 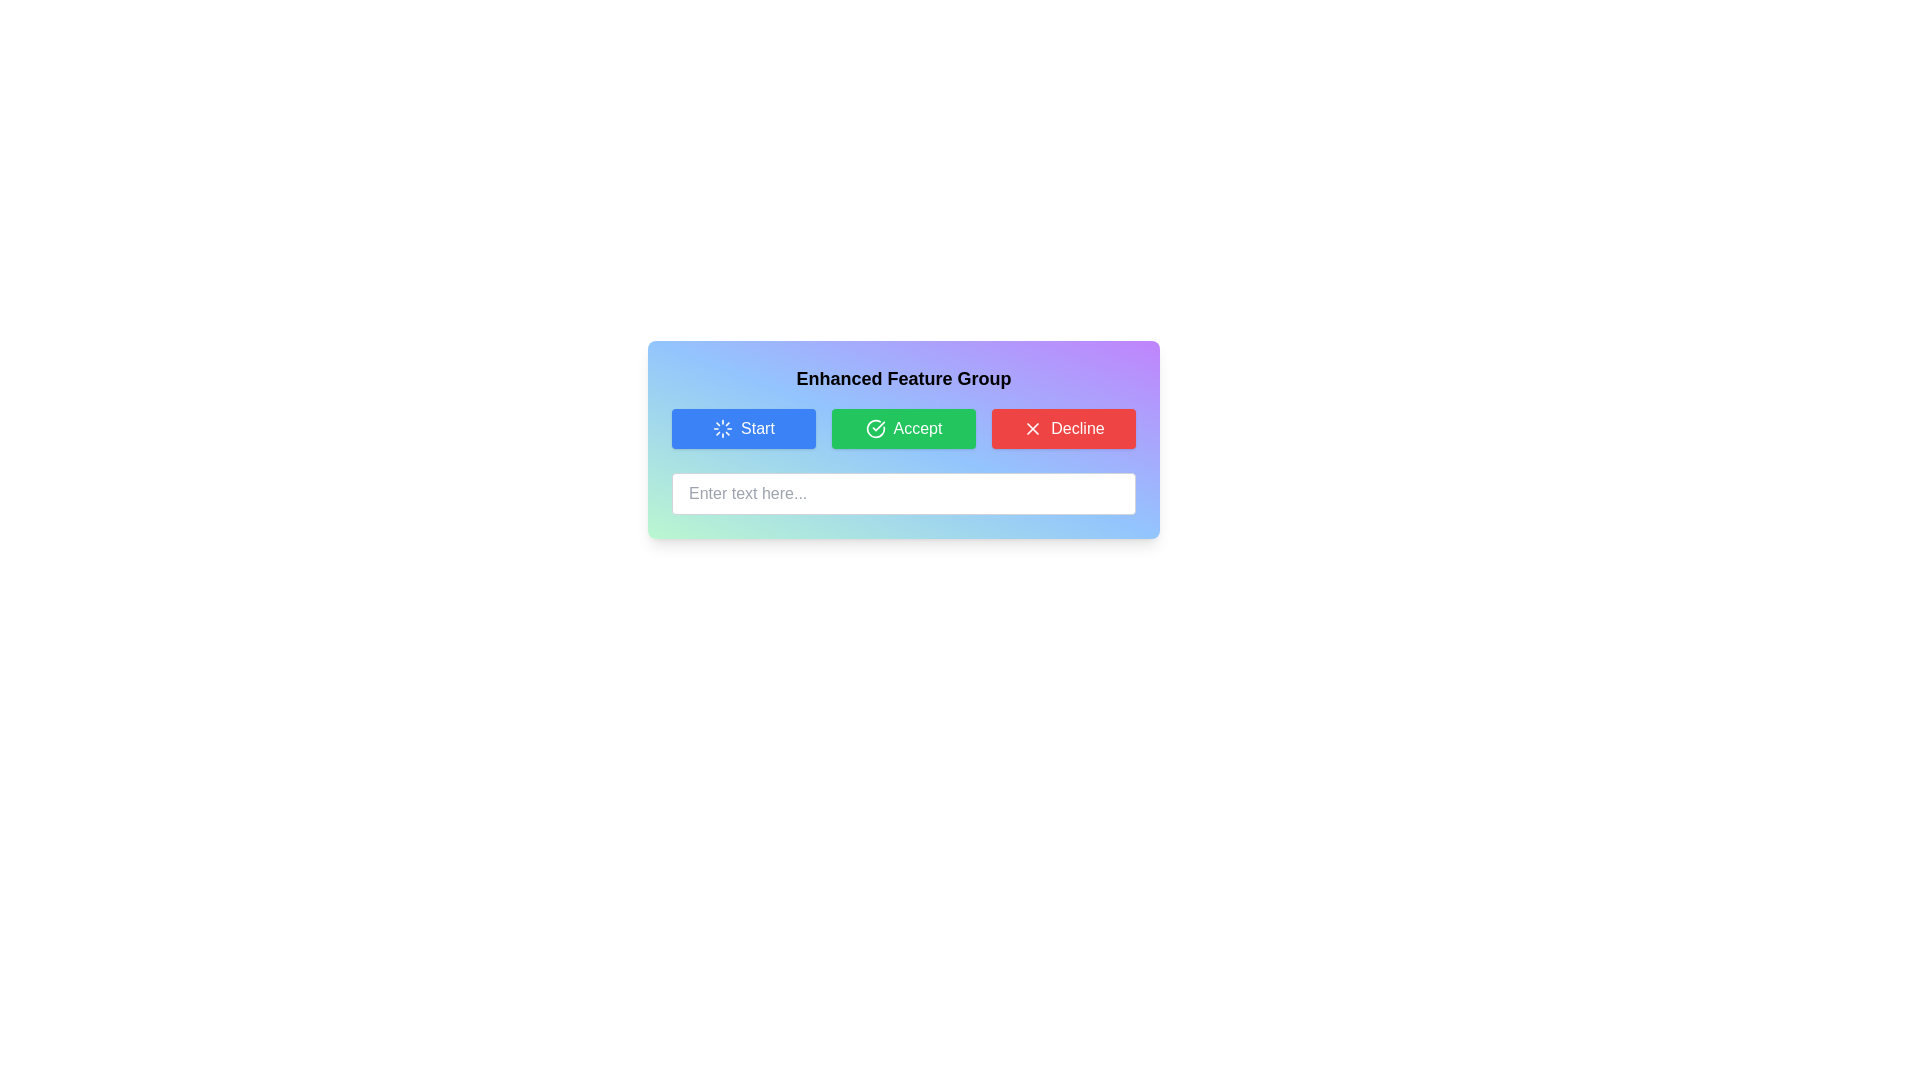 What do you see at coordinates (902, 427) in the screenshot?
I see `the middle button in the row of three buttons` at bounding box center [902, 427].